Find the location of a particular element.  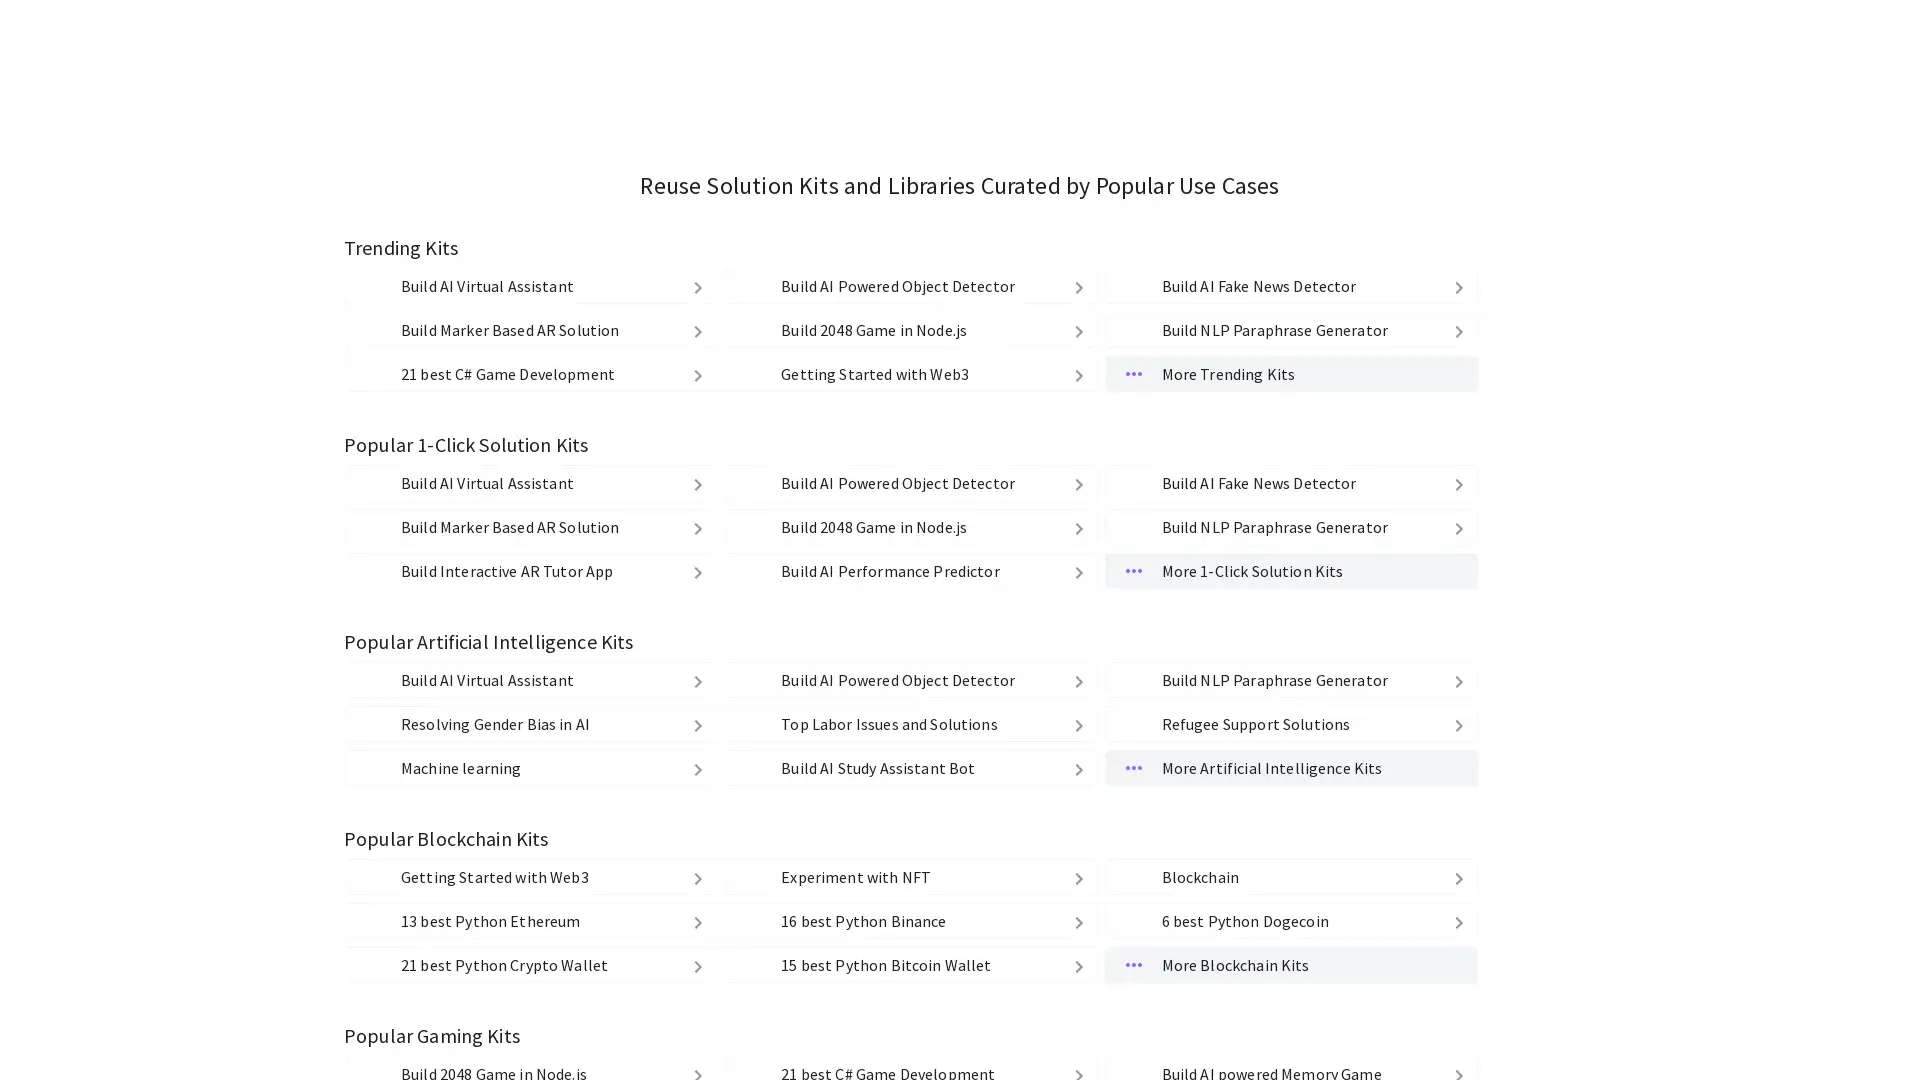

delete is located at coordinates (1050, 986).